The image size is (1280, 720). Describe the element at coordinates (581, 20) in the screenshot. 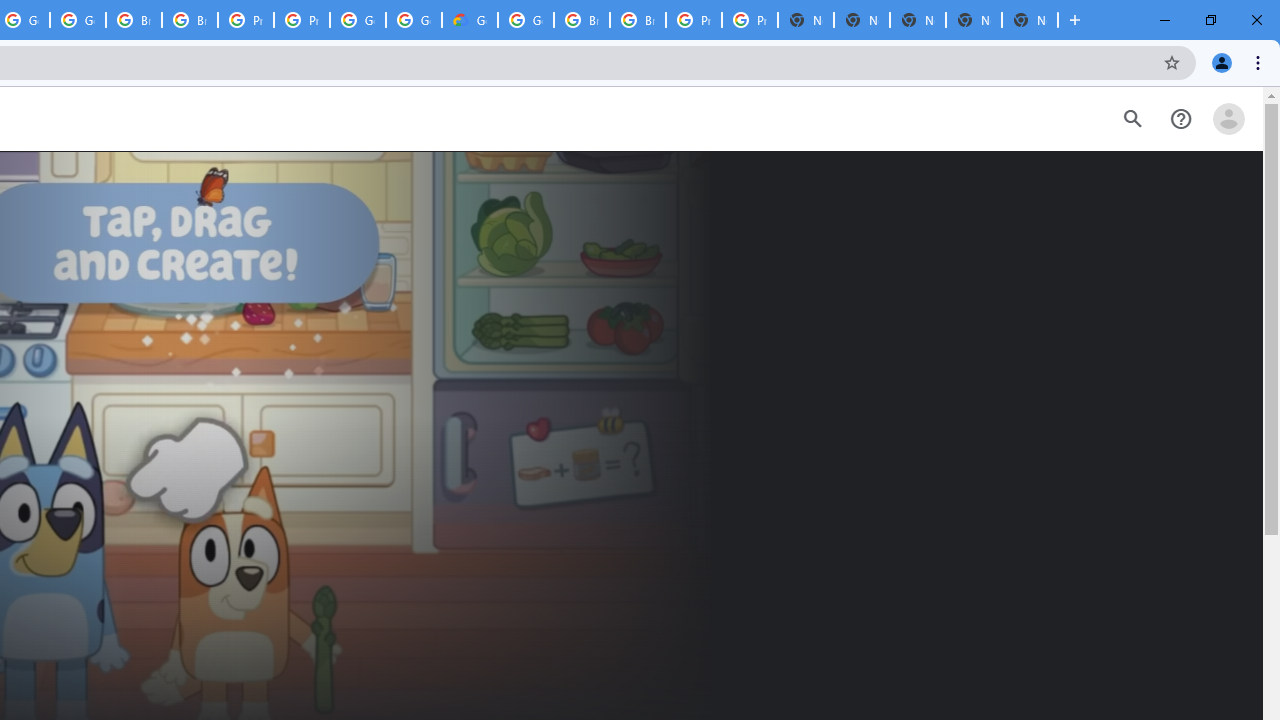

I see `'Browse Chrome as a guest - Computer - Google Chrome Help'` at that location.